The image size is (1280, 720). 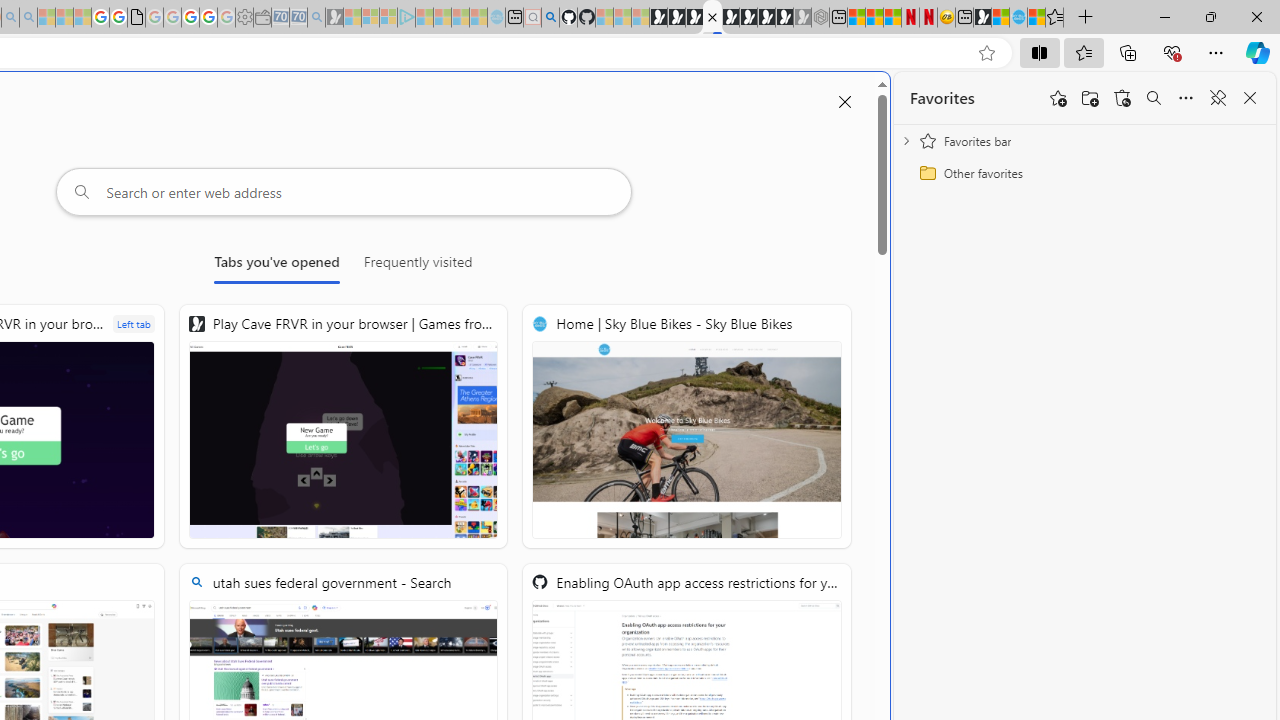 What do you see at coordinates (135, 17) in the screenshot?
I see `'google_privacy_policy_zh-CN.pdf'` at bounding box center [135, 17].